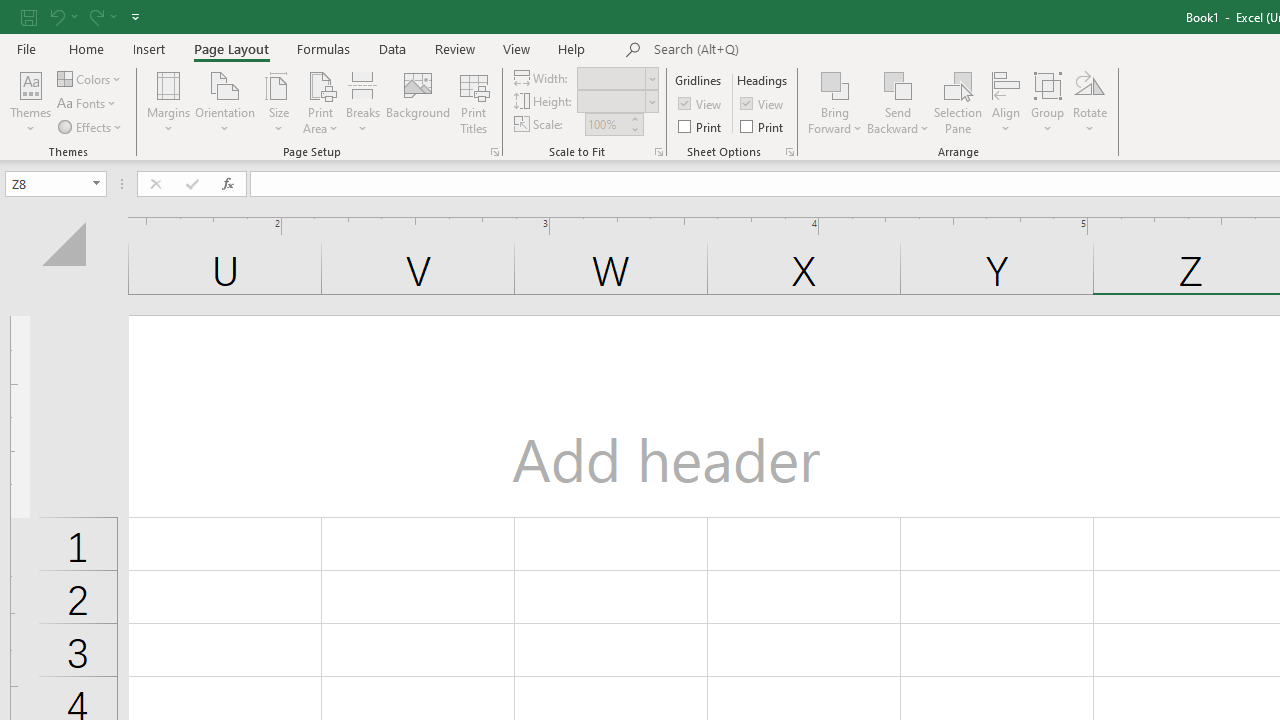 The height and width of the screenshot is (720, 1280). What do you see at coordinates (897, 103) in the screenshot?
I see `'Send Backward'` at bounding box center [897, 103].